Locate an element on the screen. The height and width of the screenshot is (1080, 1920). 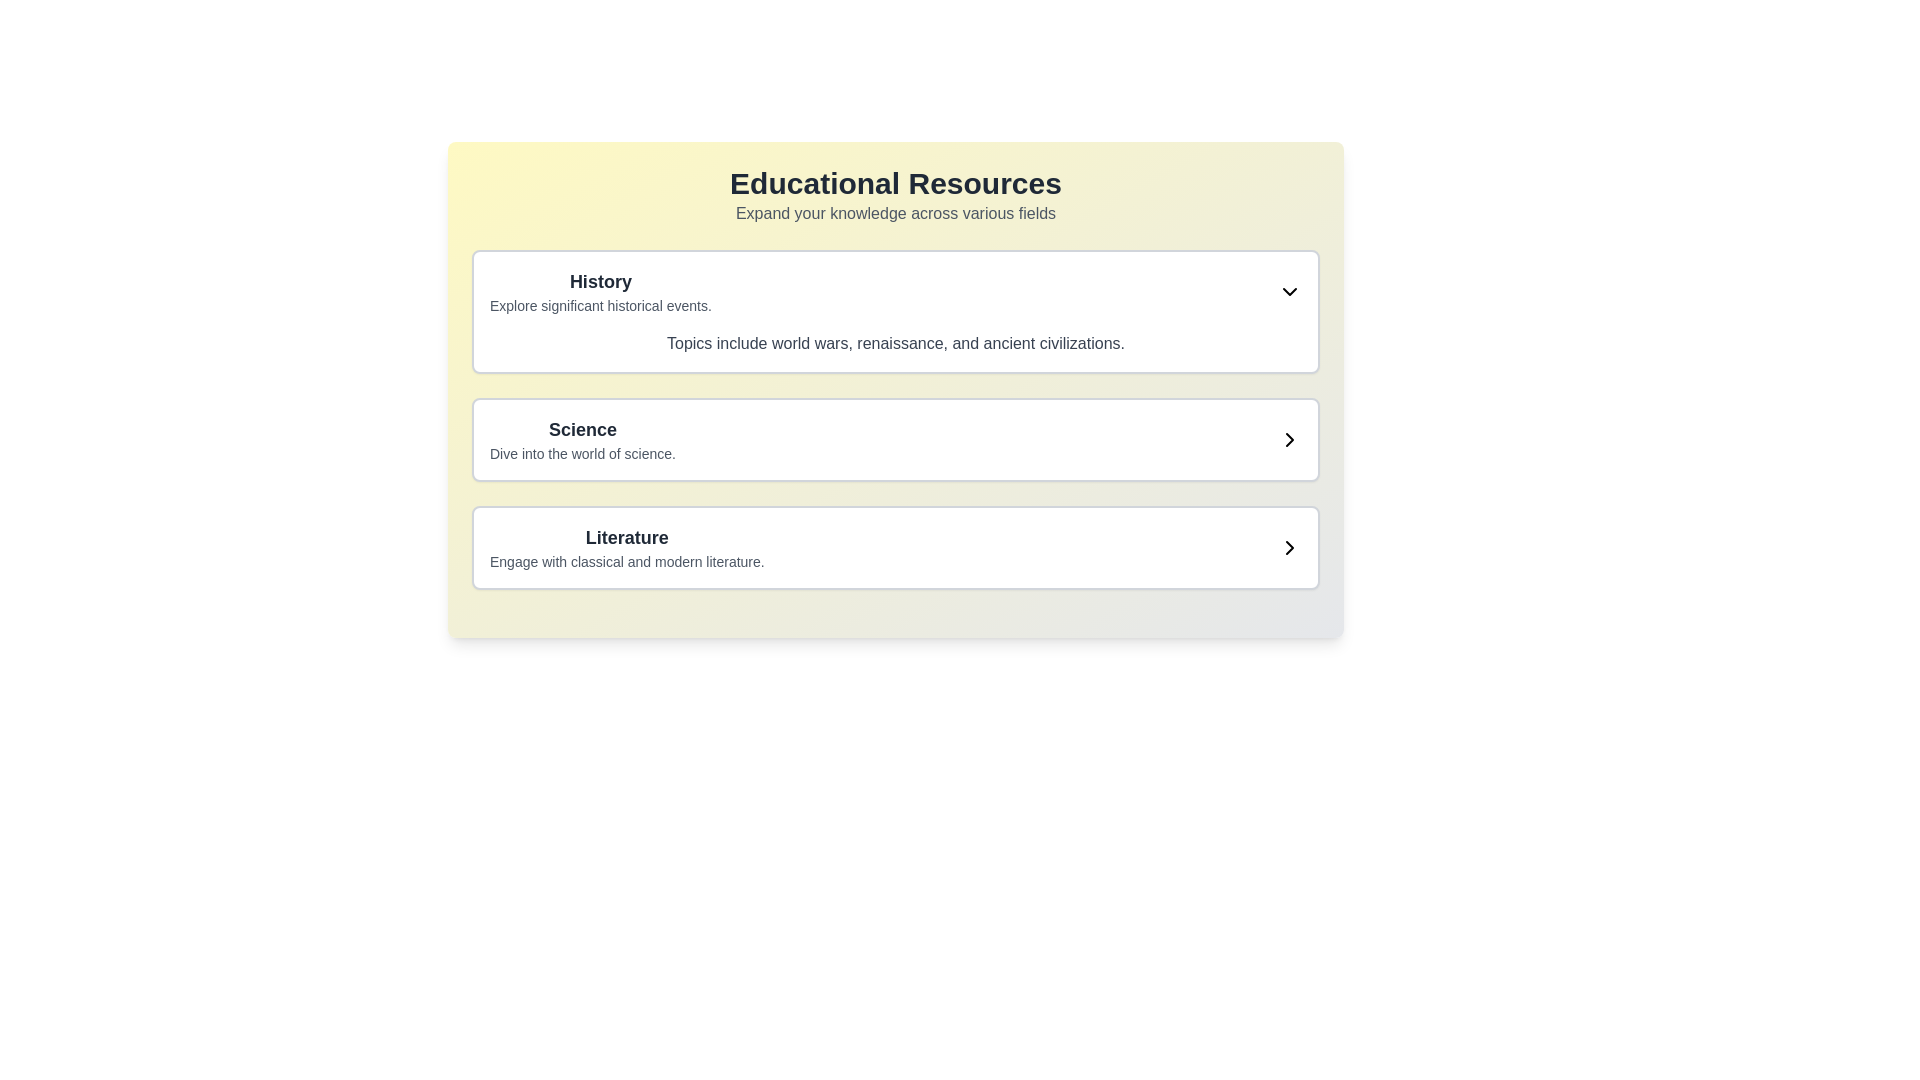
the Static Text element that provides a supportive description or motivational tagline beneath the 'Educational Resources' heading is located at coordinates (895, 213).